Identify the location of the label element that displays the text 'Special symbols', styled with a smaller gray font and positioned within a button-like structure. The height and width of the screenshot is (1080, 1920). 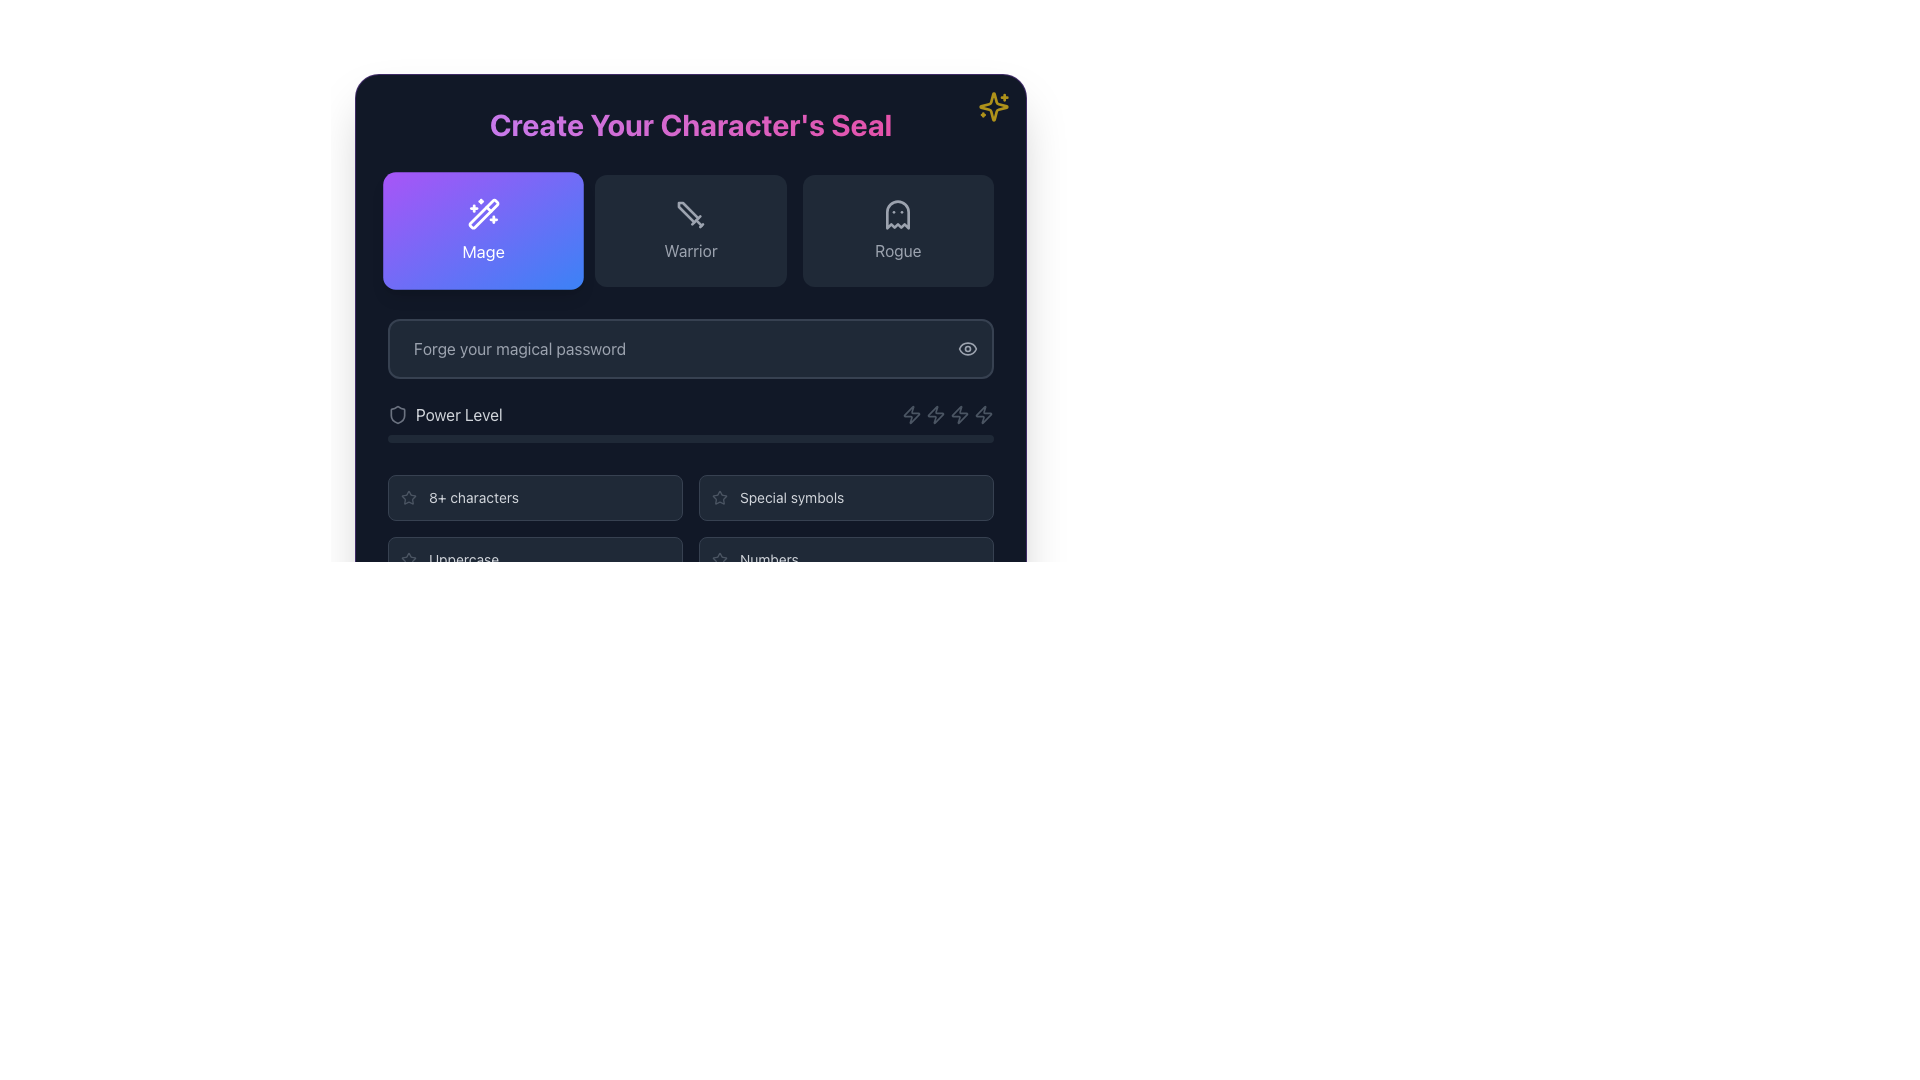
(791, 496).